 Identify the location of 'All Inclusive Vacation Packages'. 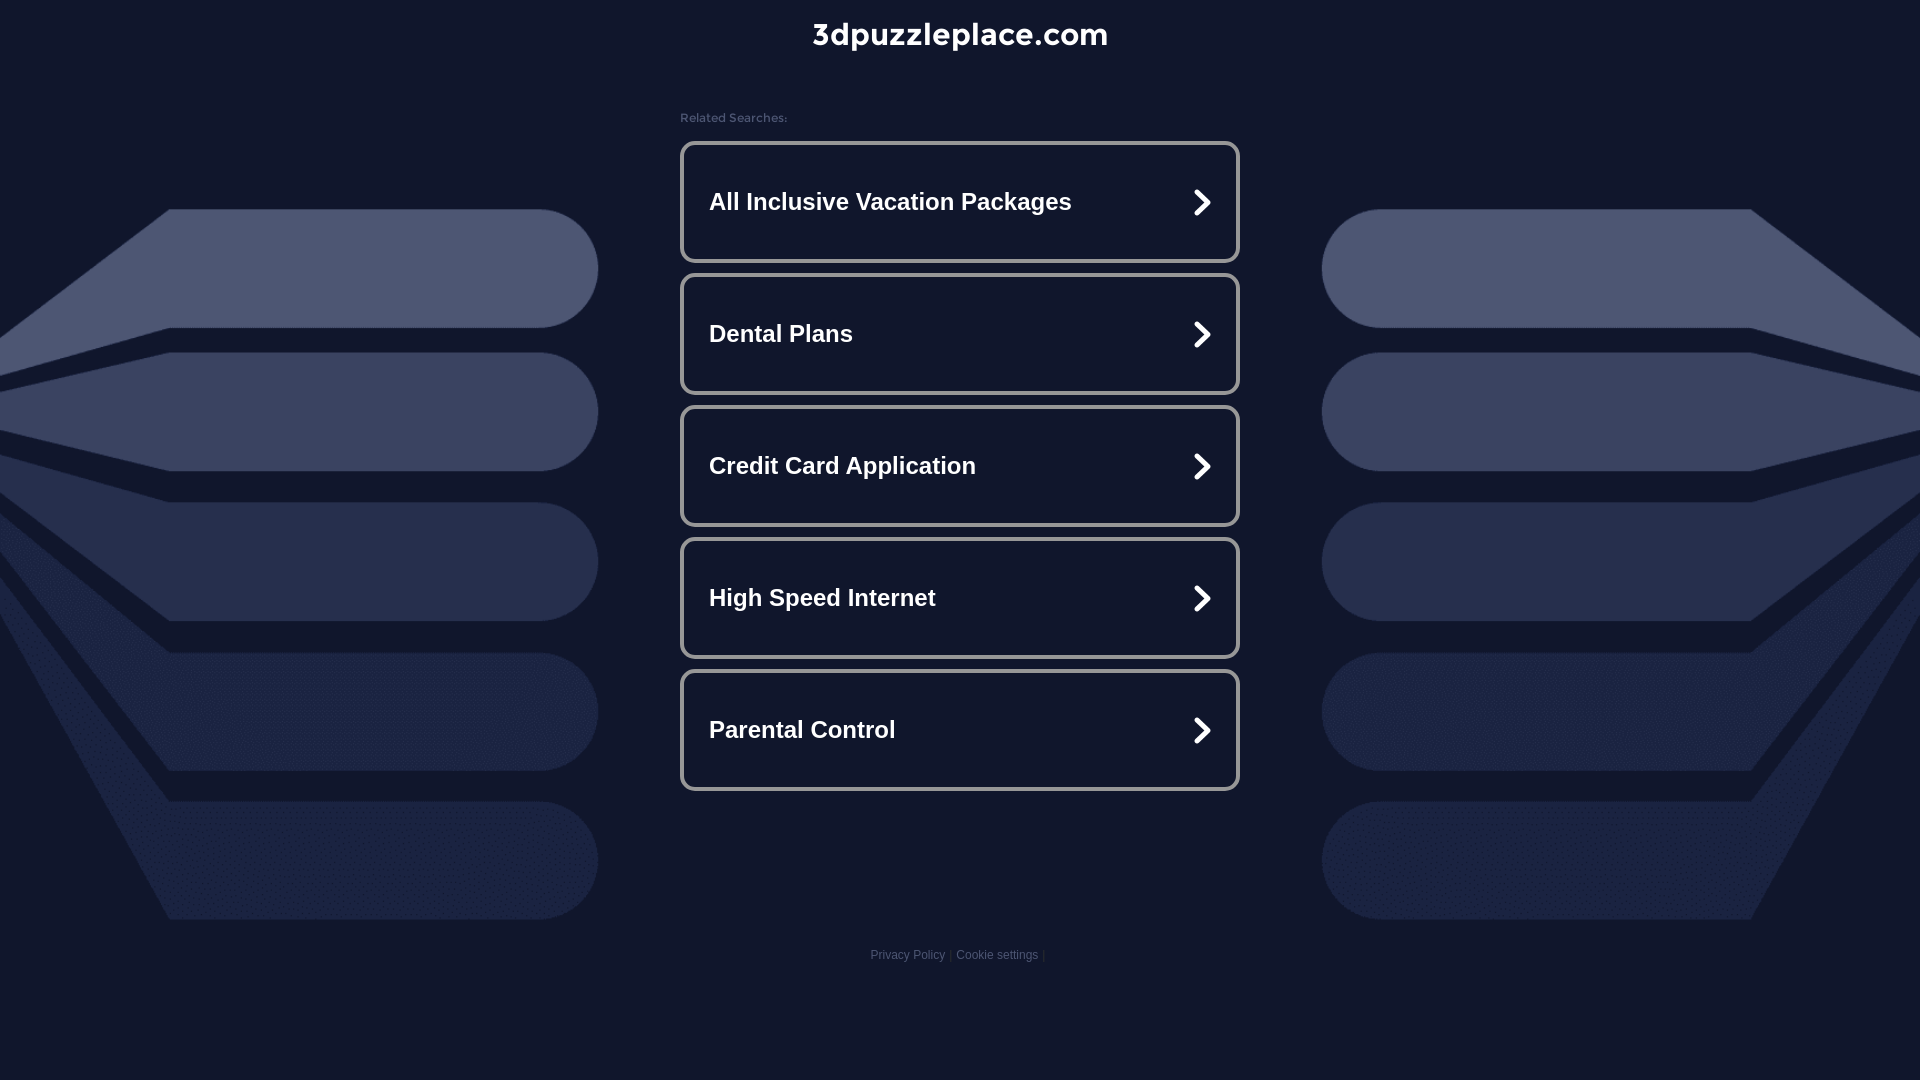
(960, 201).